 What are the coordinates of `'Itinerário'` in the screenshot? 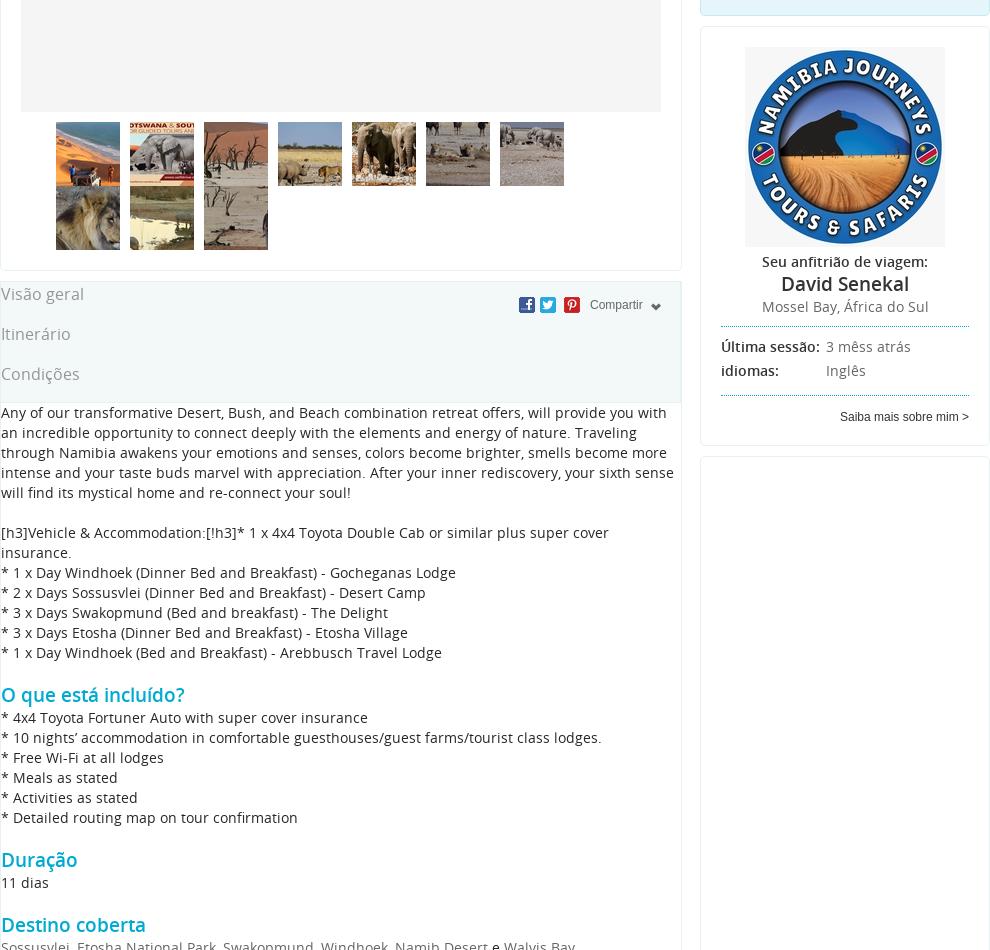 It's located at (35, 333).